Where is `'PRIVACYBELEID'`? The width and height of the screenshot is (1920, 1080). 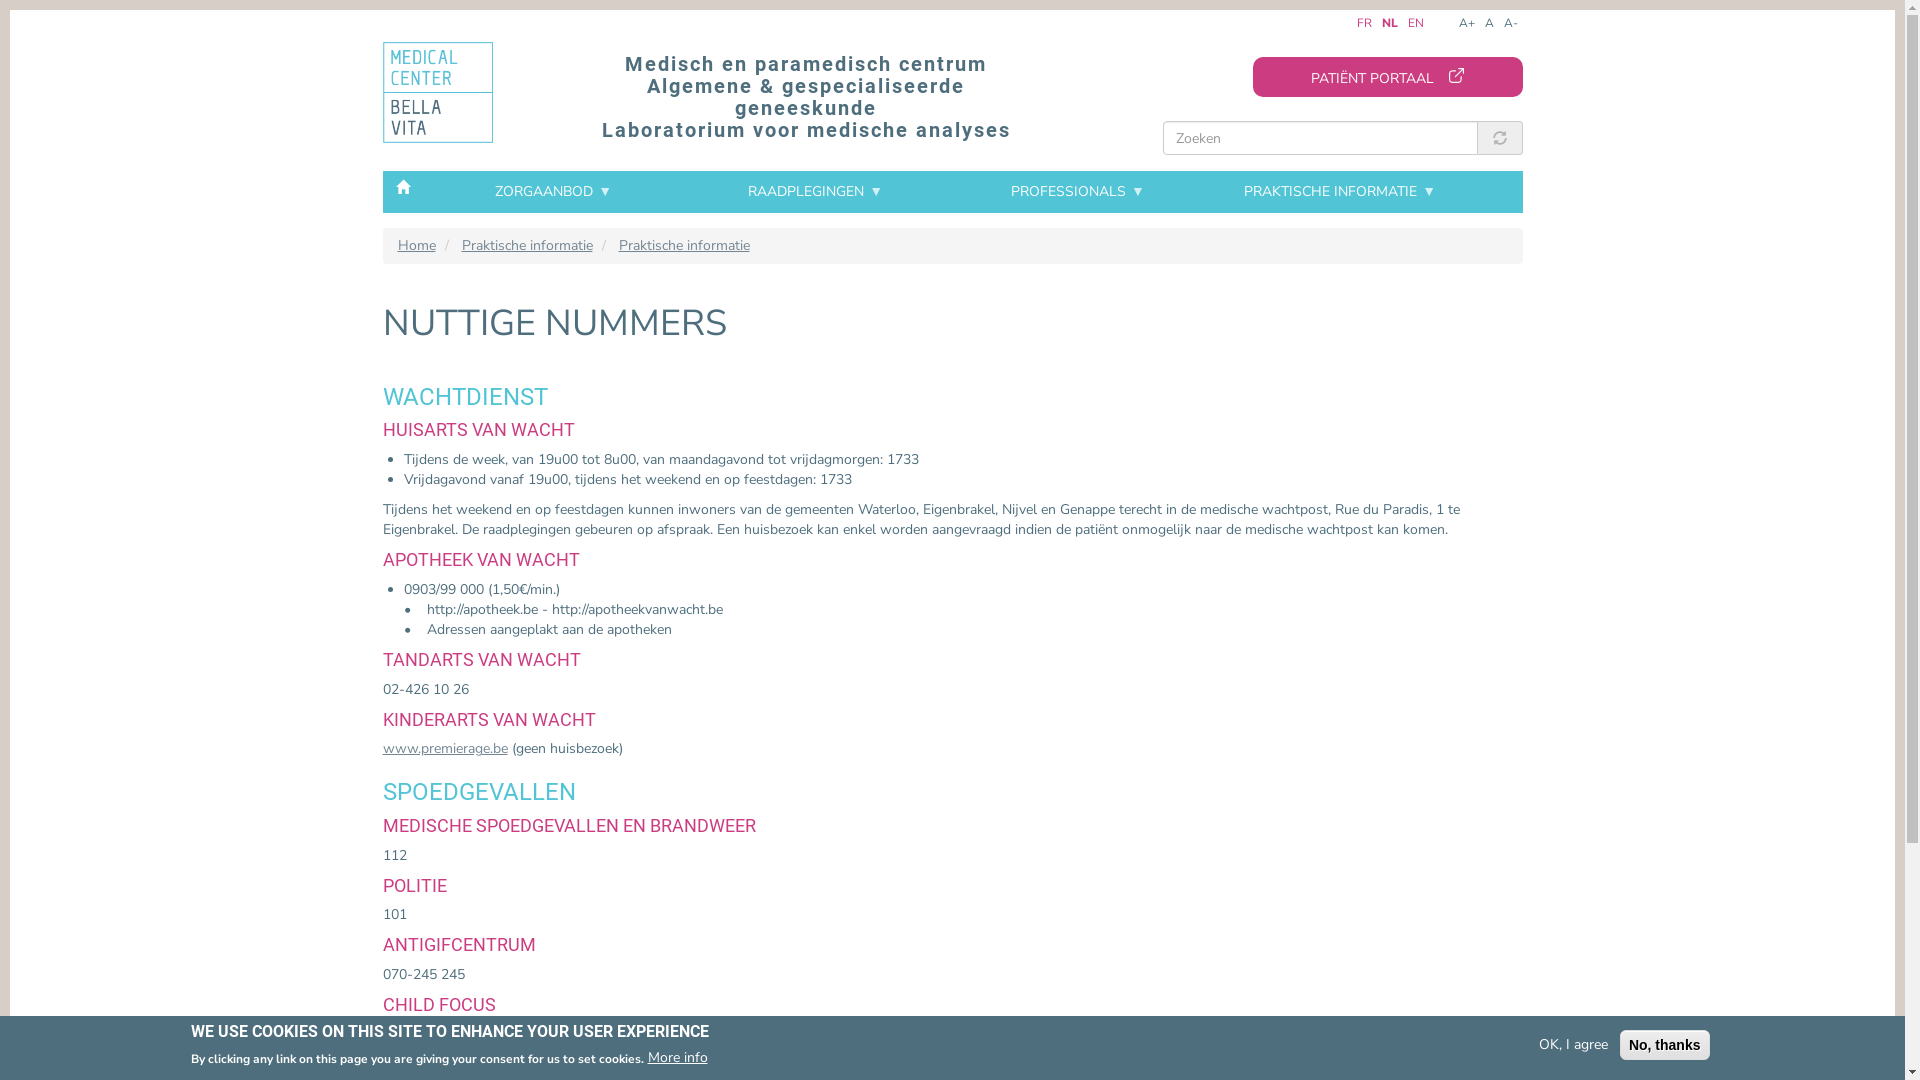
'PRIVACYBELEID' is located at coordinates (510, 514).